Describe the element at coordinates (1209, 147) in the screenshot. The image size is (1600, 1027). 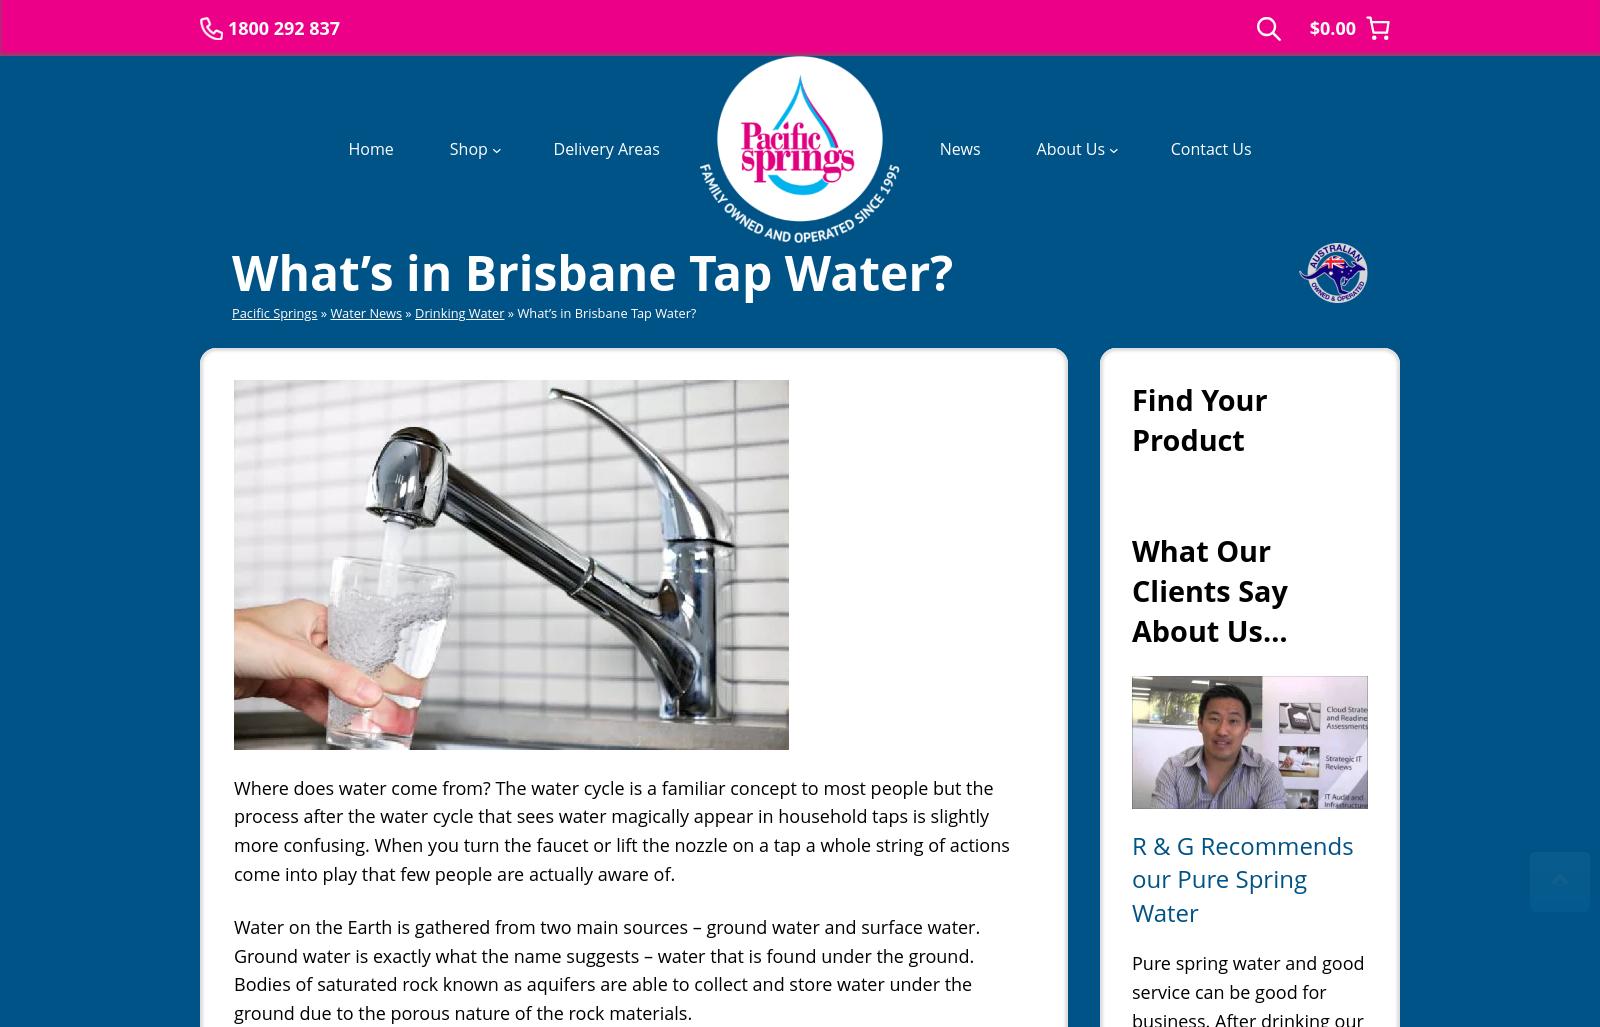
I see `'Contact Us'` at that location.